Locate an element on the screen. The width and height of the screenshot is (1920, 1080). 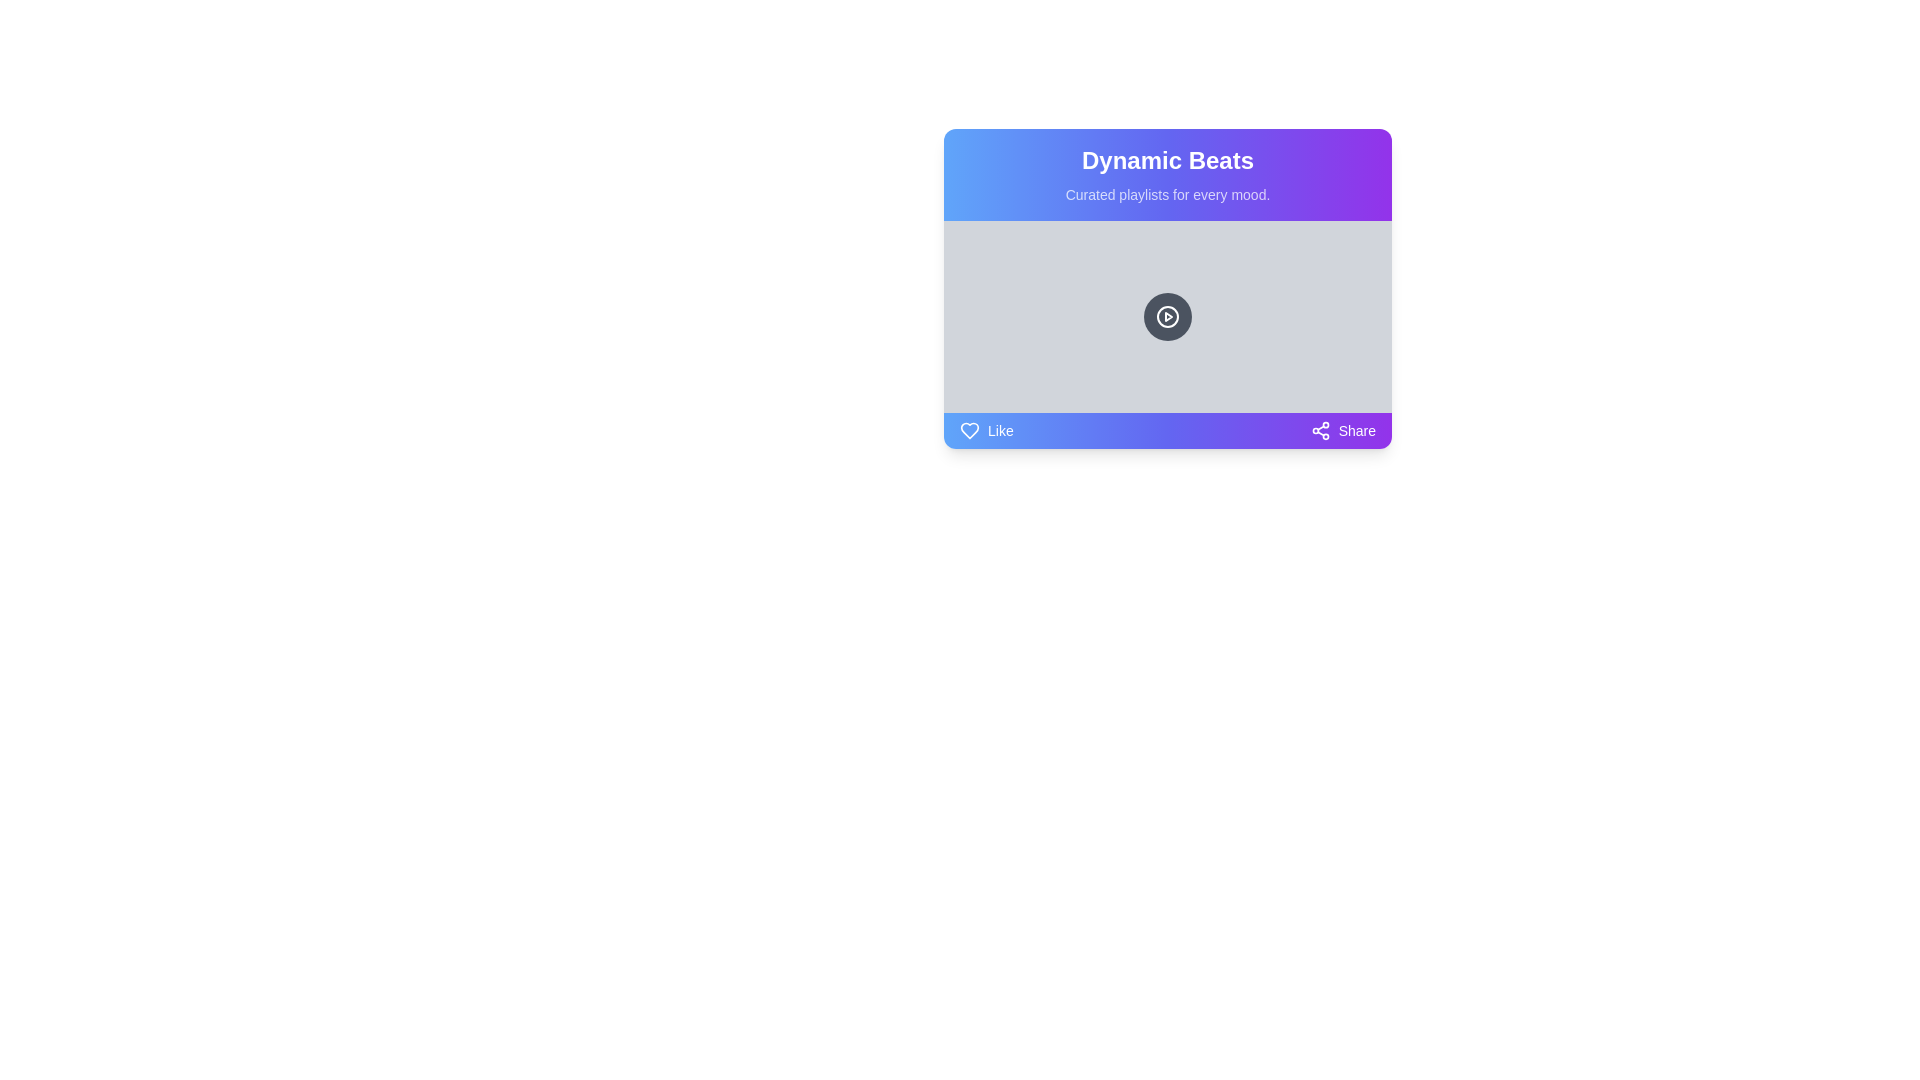
the 'like' icon located at the bottom-left of the card interface to express approval for the associated content is located at coordinates (969, 430).